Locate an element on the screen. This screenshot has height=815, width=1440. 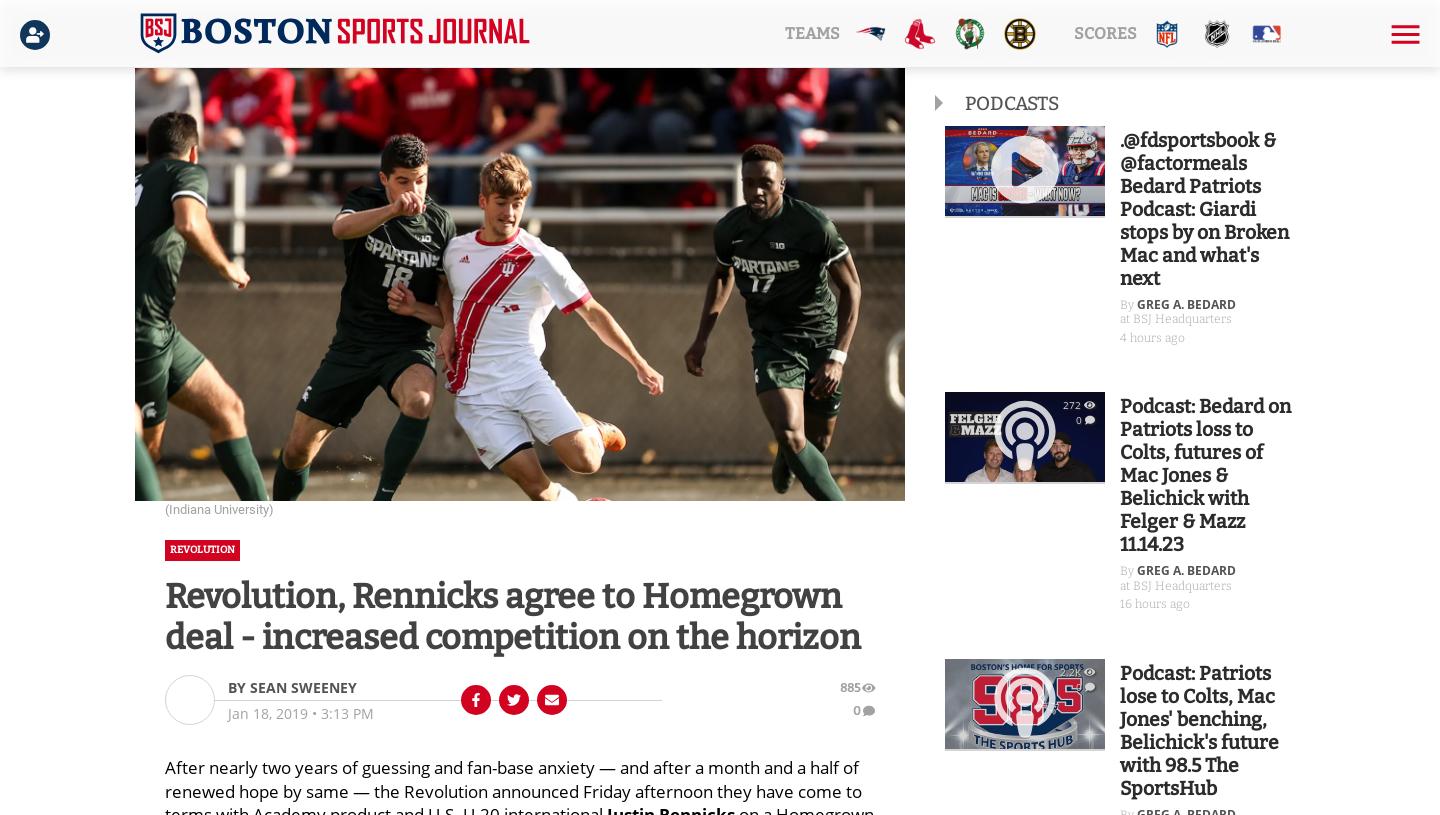
'Jan 18, 2019 • 3:13 PM' is located at coordinates (299, 712).